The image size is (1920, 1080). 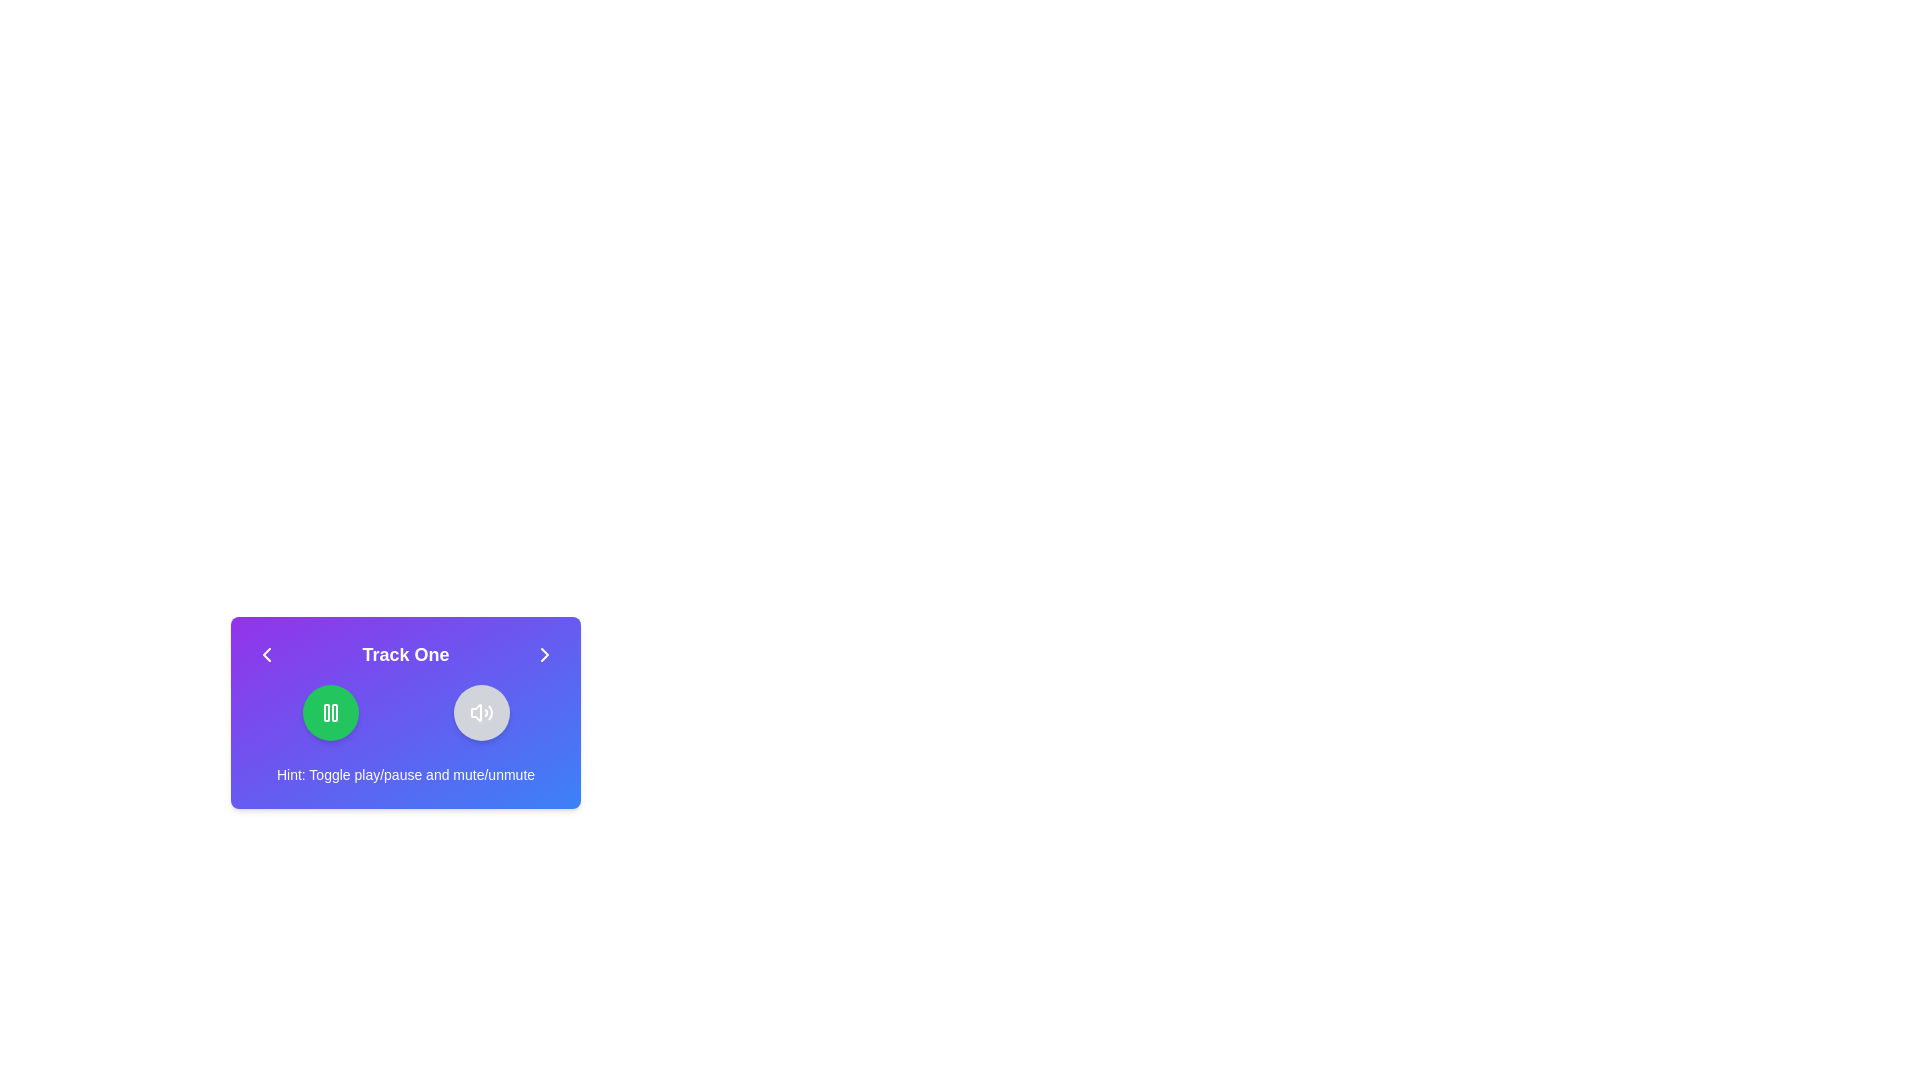 What do you see at coordinates (405, 712) in the screenshot?
I see `the green play/pause button in the Card component with multimedia controls` at bounding box center [405, 712].